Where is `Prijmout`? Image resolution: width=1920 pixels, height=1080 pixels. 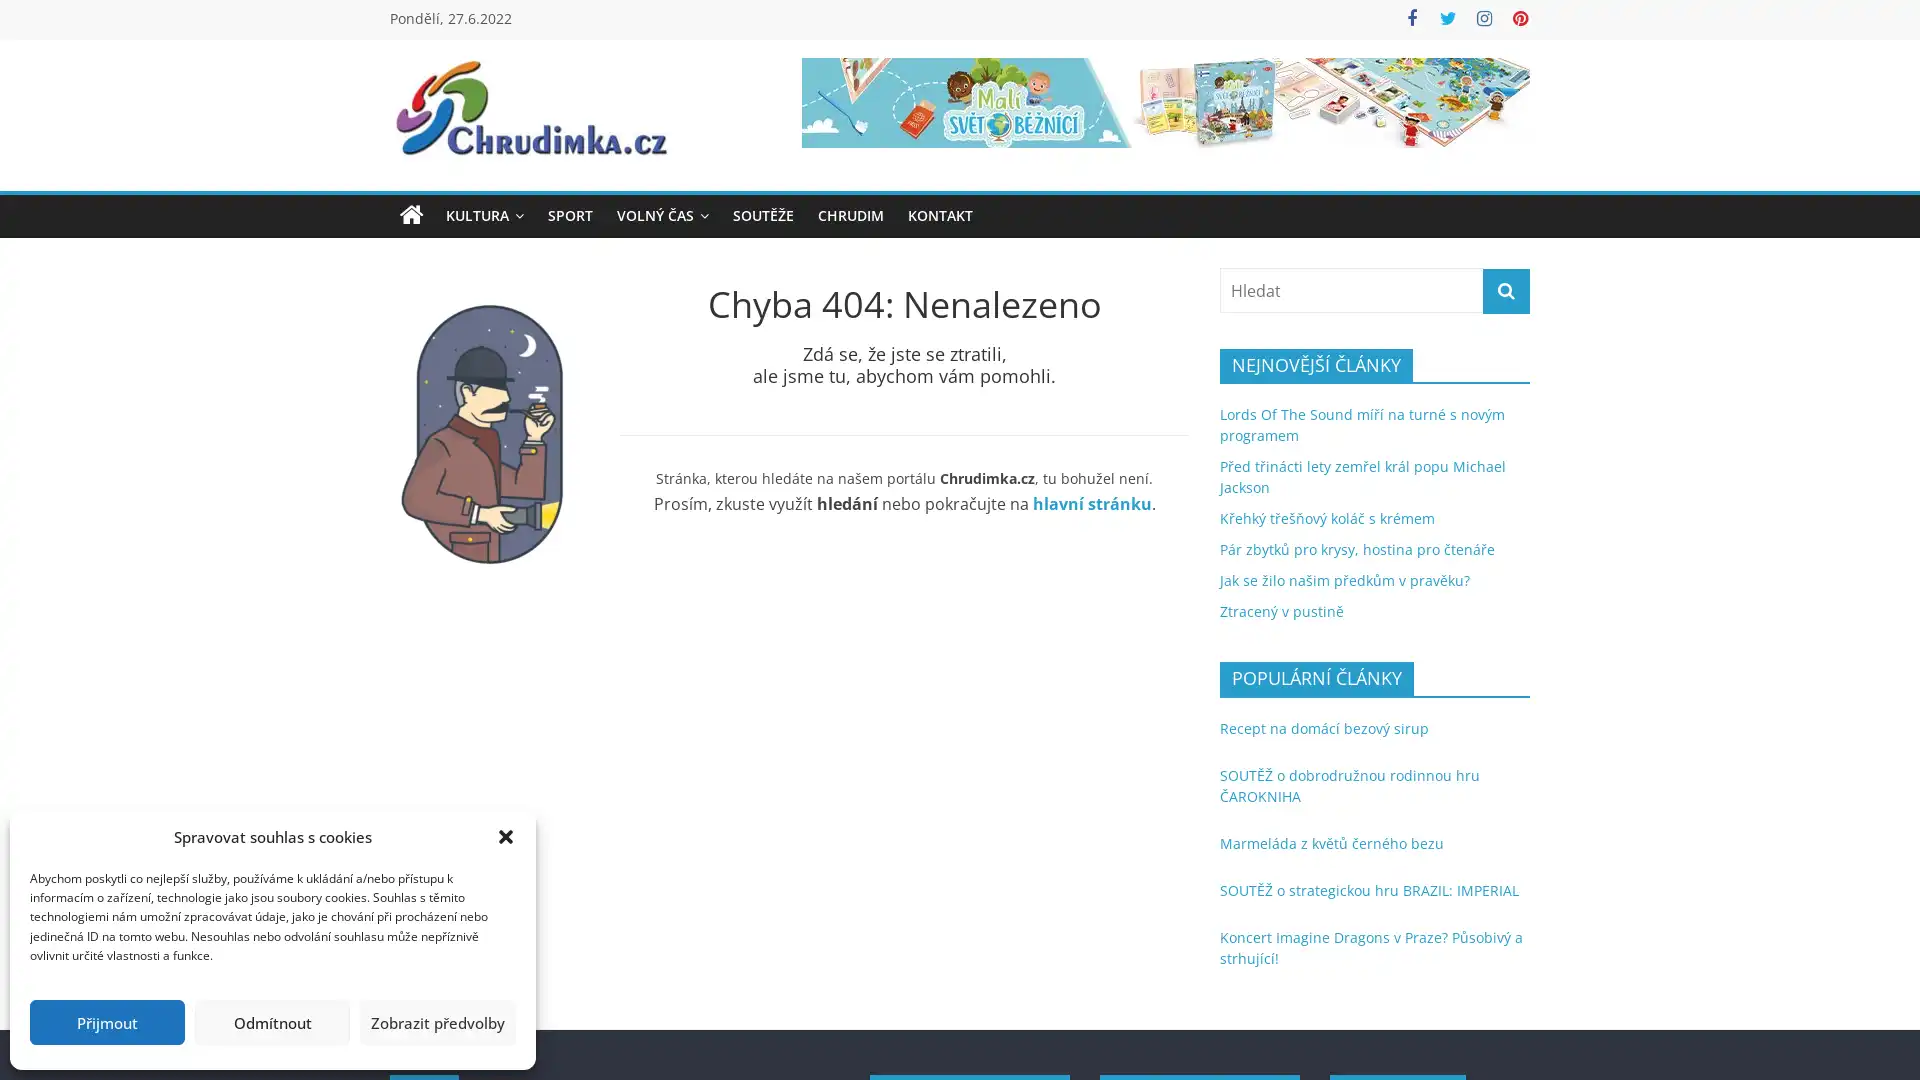
Prijmout is located at coordinates (106, 1022).